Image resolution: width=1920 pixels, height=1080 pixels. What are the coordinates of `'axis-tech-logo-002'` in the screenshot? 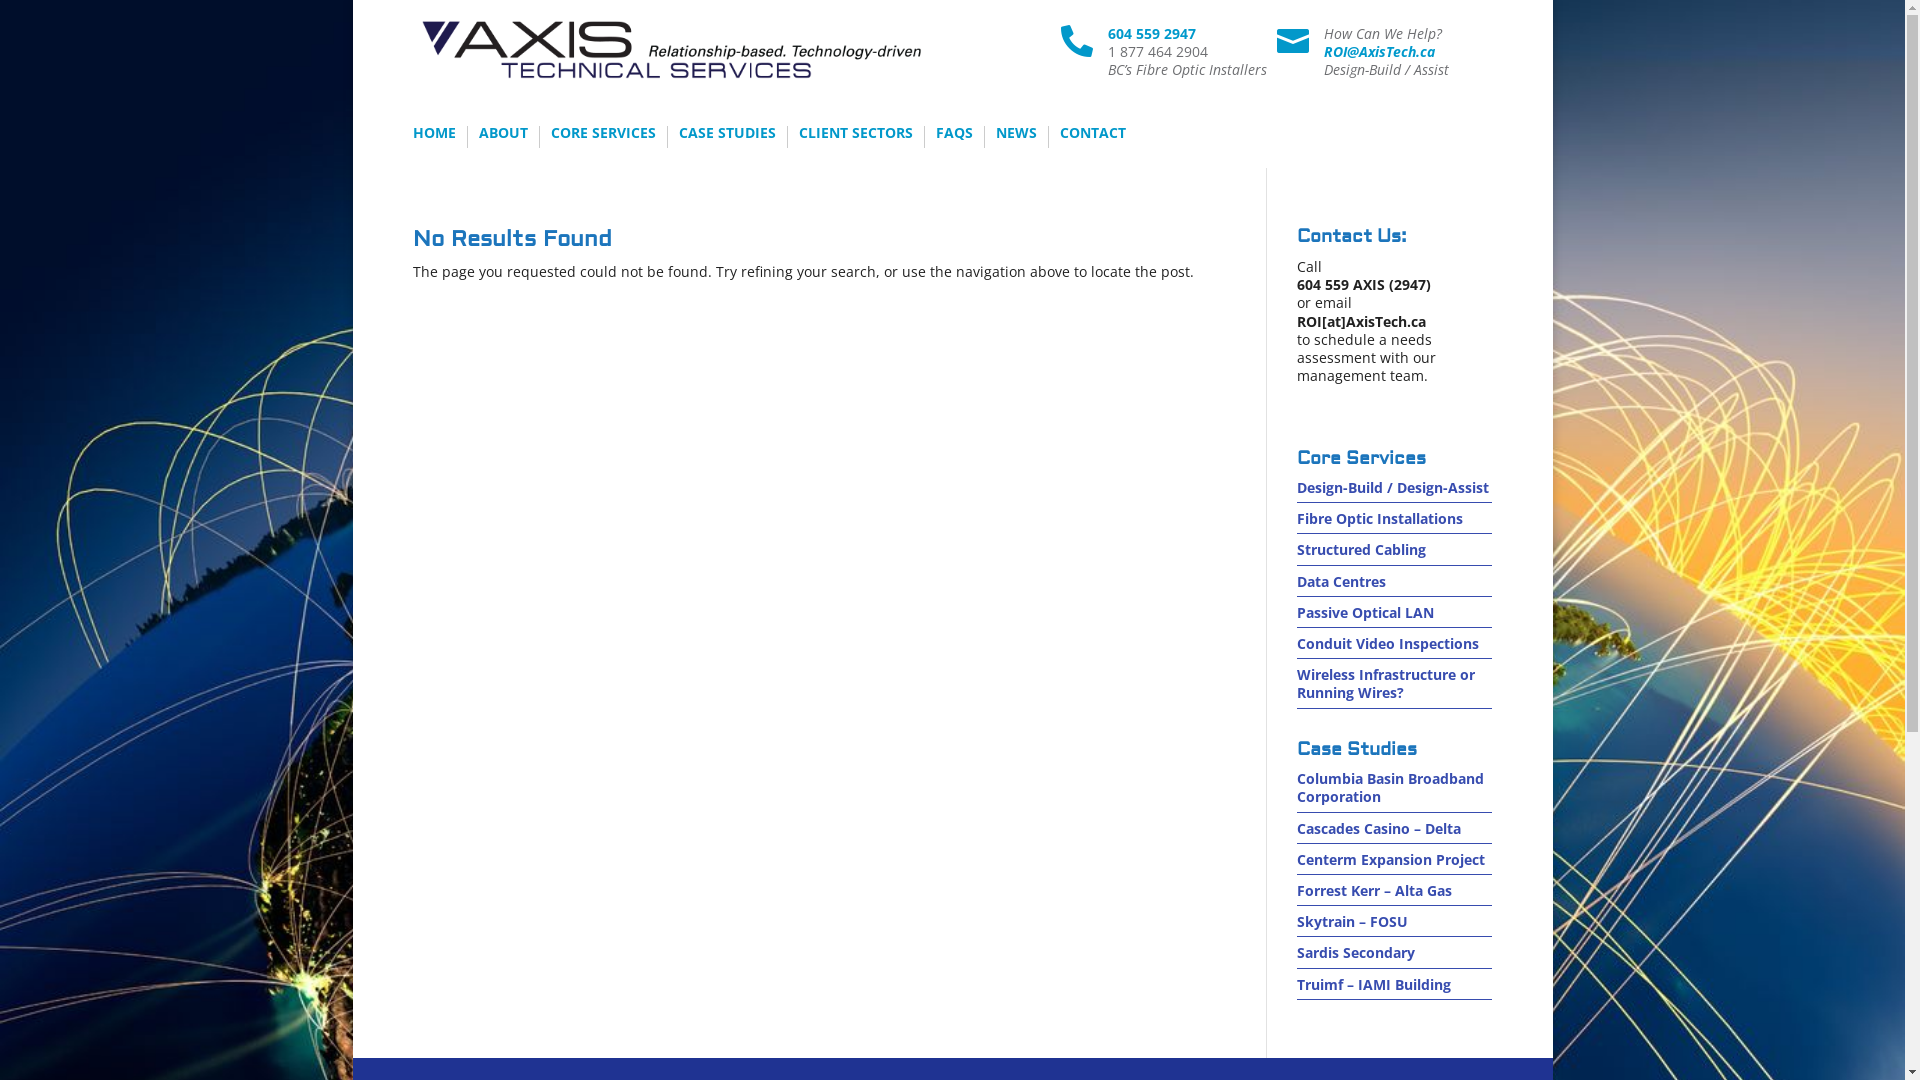 It's located at (671, 49).